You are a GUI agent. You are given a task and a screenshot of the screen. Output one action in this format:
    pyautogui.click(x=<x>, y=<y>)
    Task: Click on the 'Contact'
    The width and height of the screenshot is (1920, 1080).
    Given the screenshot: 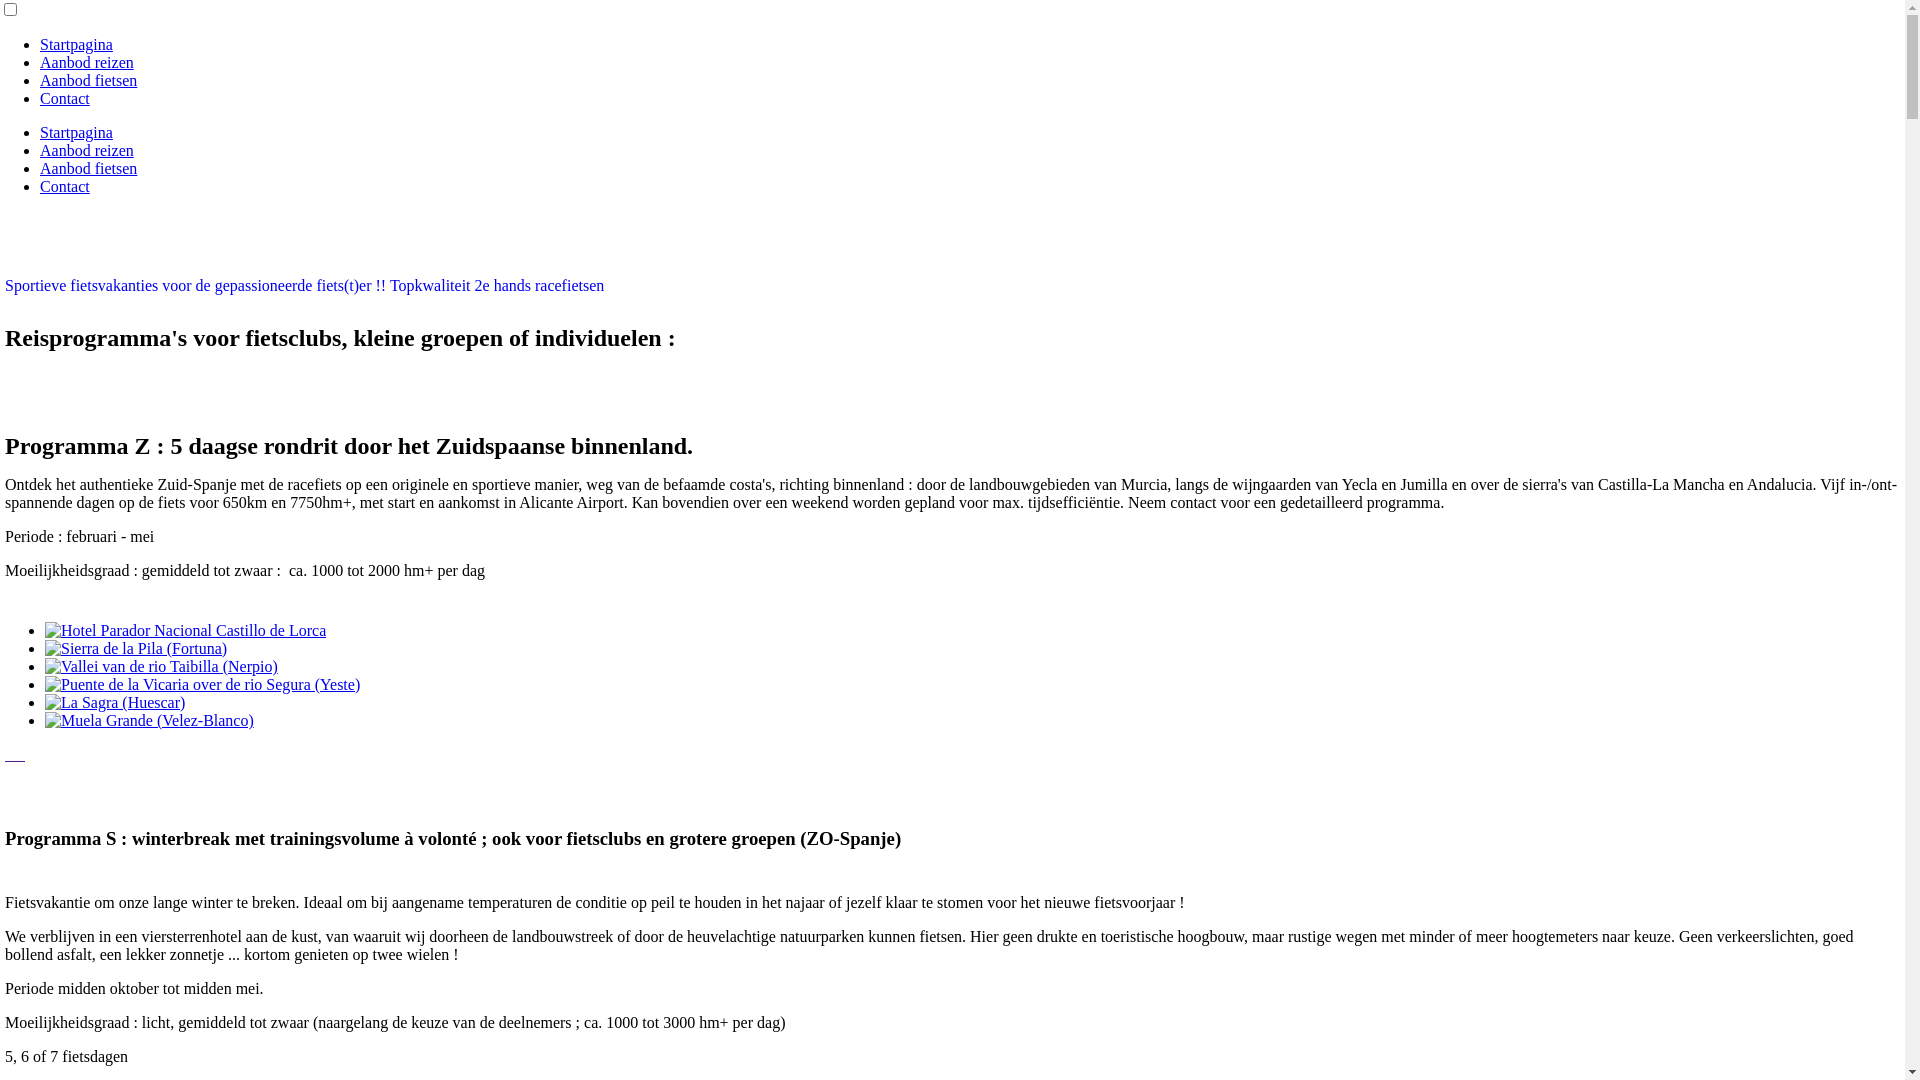 What is the action you would take?
    pyautogui.click(x=39, y=186)
    